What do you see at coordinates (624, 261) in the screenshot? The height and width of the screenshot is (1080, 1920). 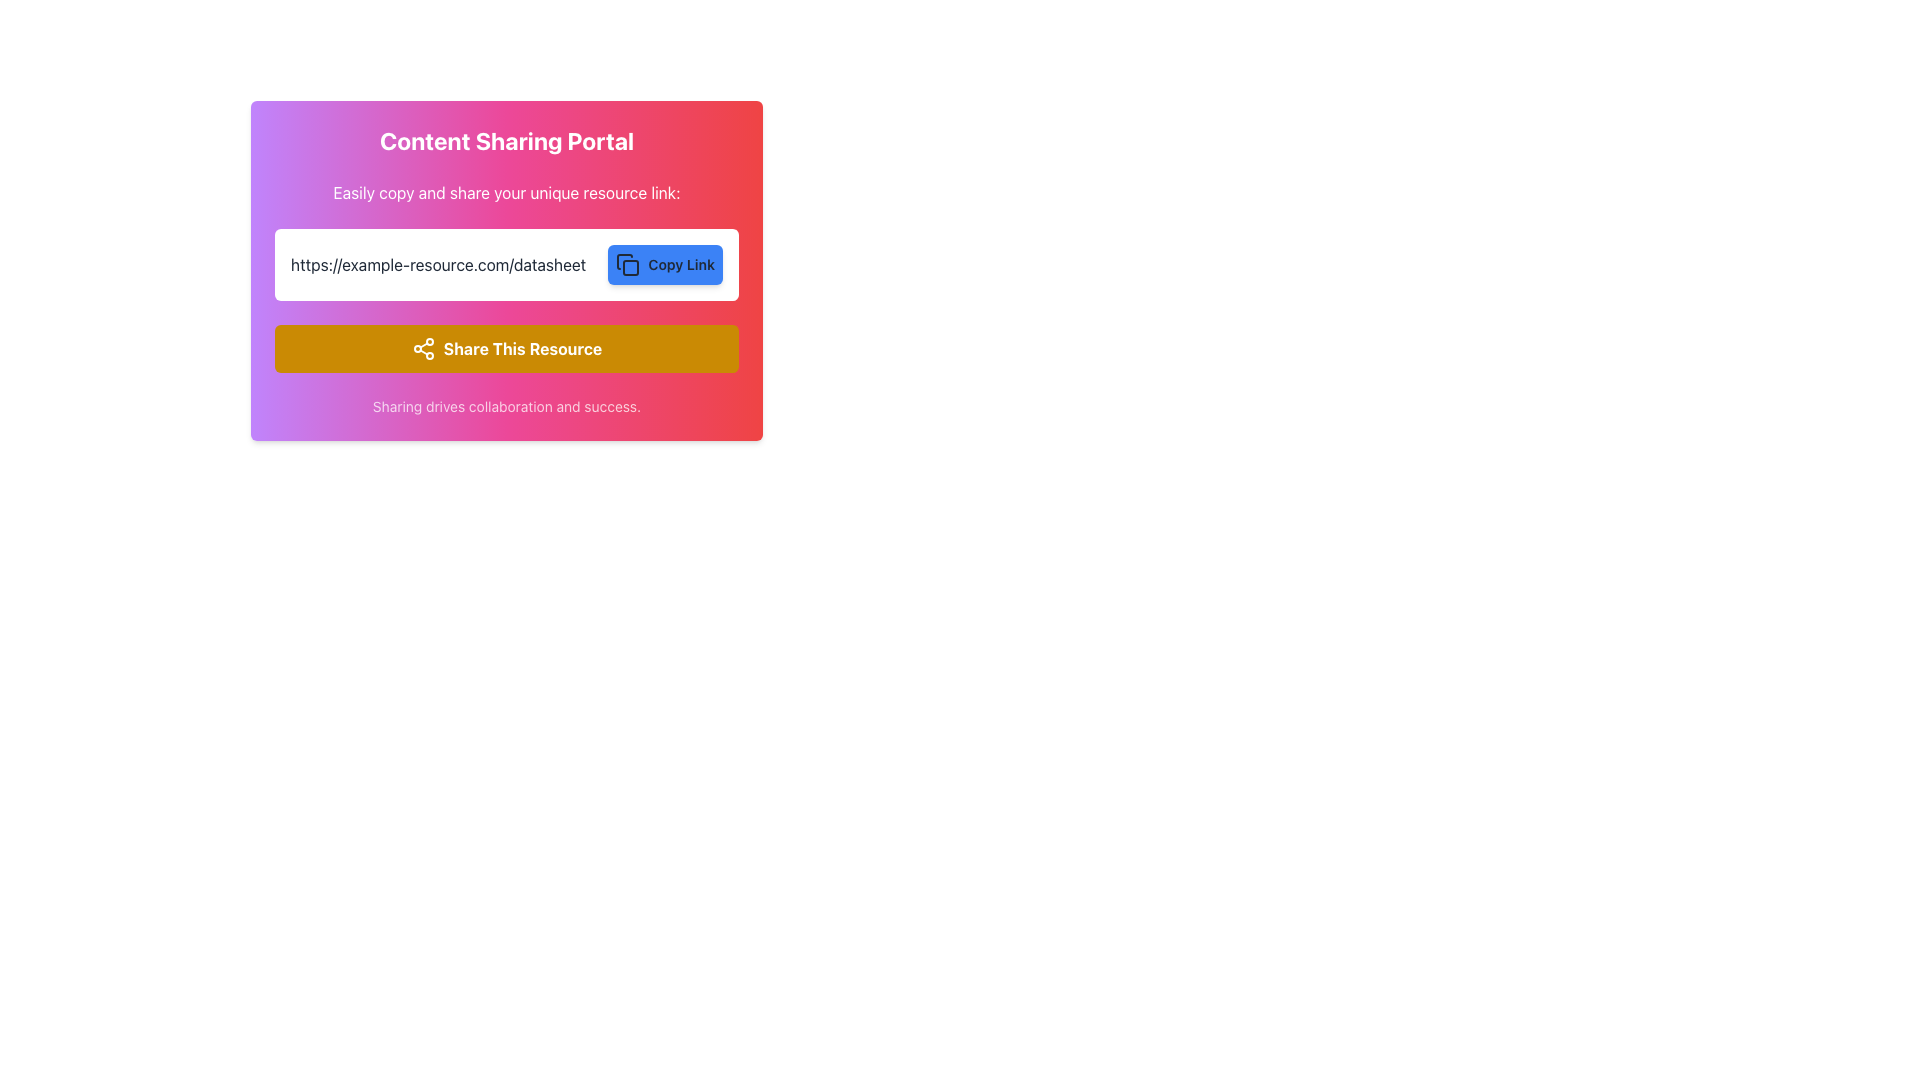 I see `the blue outlined rectangular copy icon located within the 'Copy Link' button to initiate the copy action` at bounding box center [624, 261].